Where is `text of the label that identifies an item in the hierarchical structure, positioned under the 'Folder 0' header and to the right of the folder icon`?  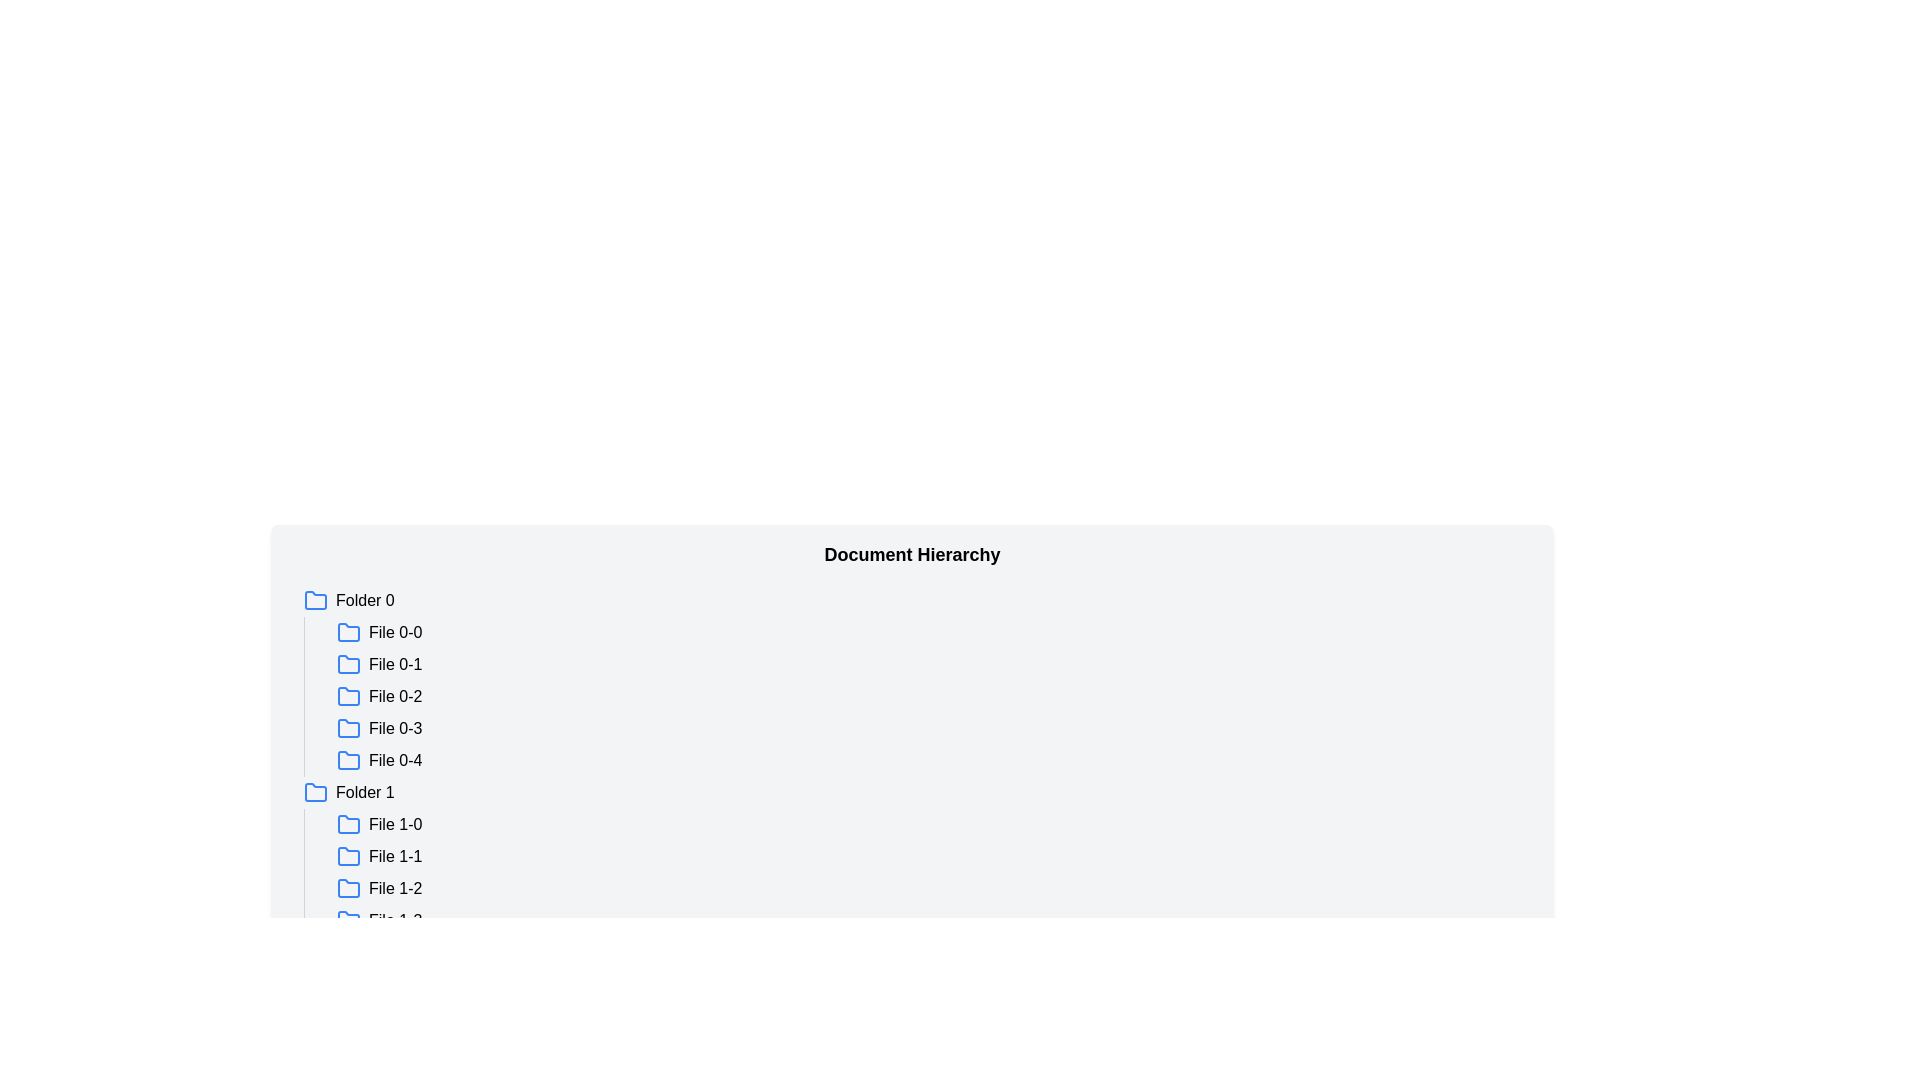 text of the label that identifies an item in the hierarchical structure, positioned under the 'Folder 0' header and to the right of the folder icon is located at coordinates (395, 632).